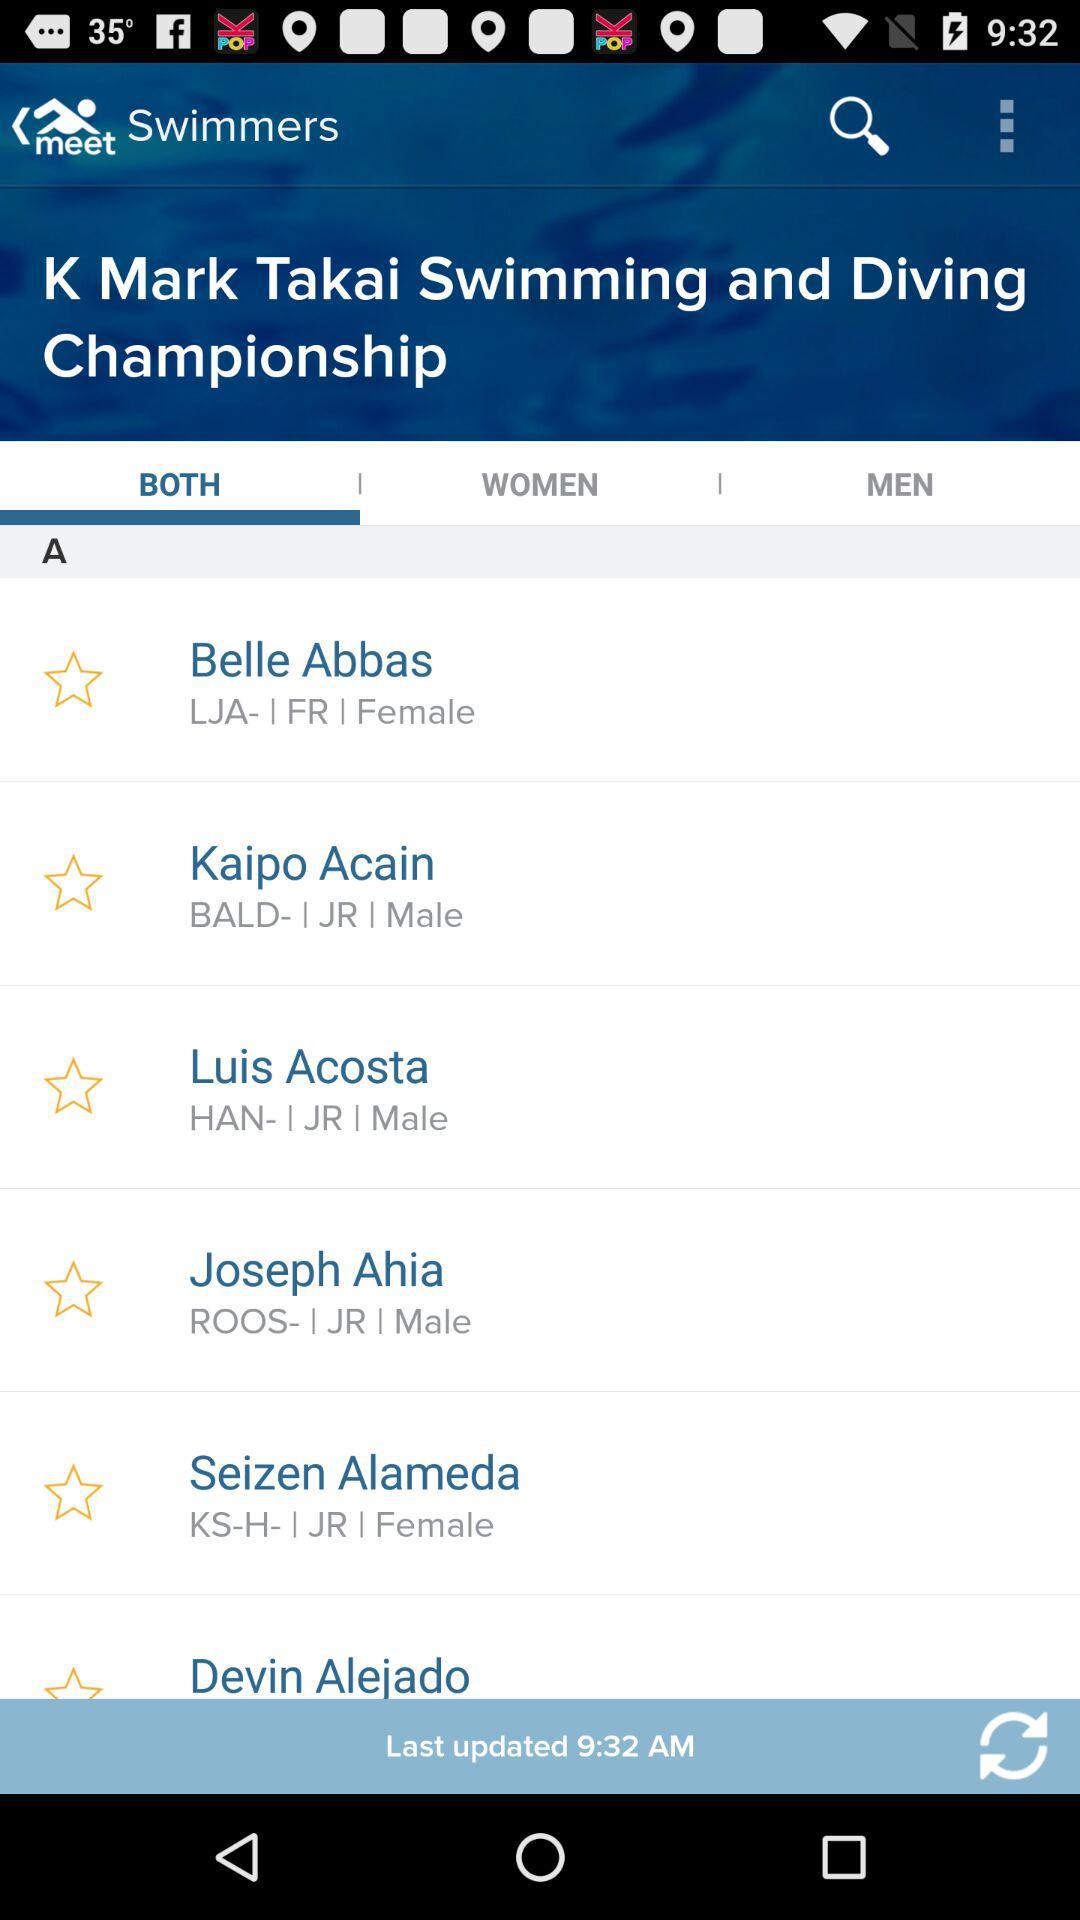  I want to click on item below the devin alejado icon, so click(1001, 1745).